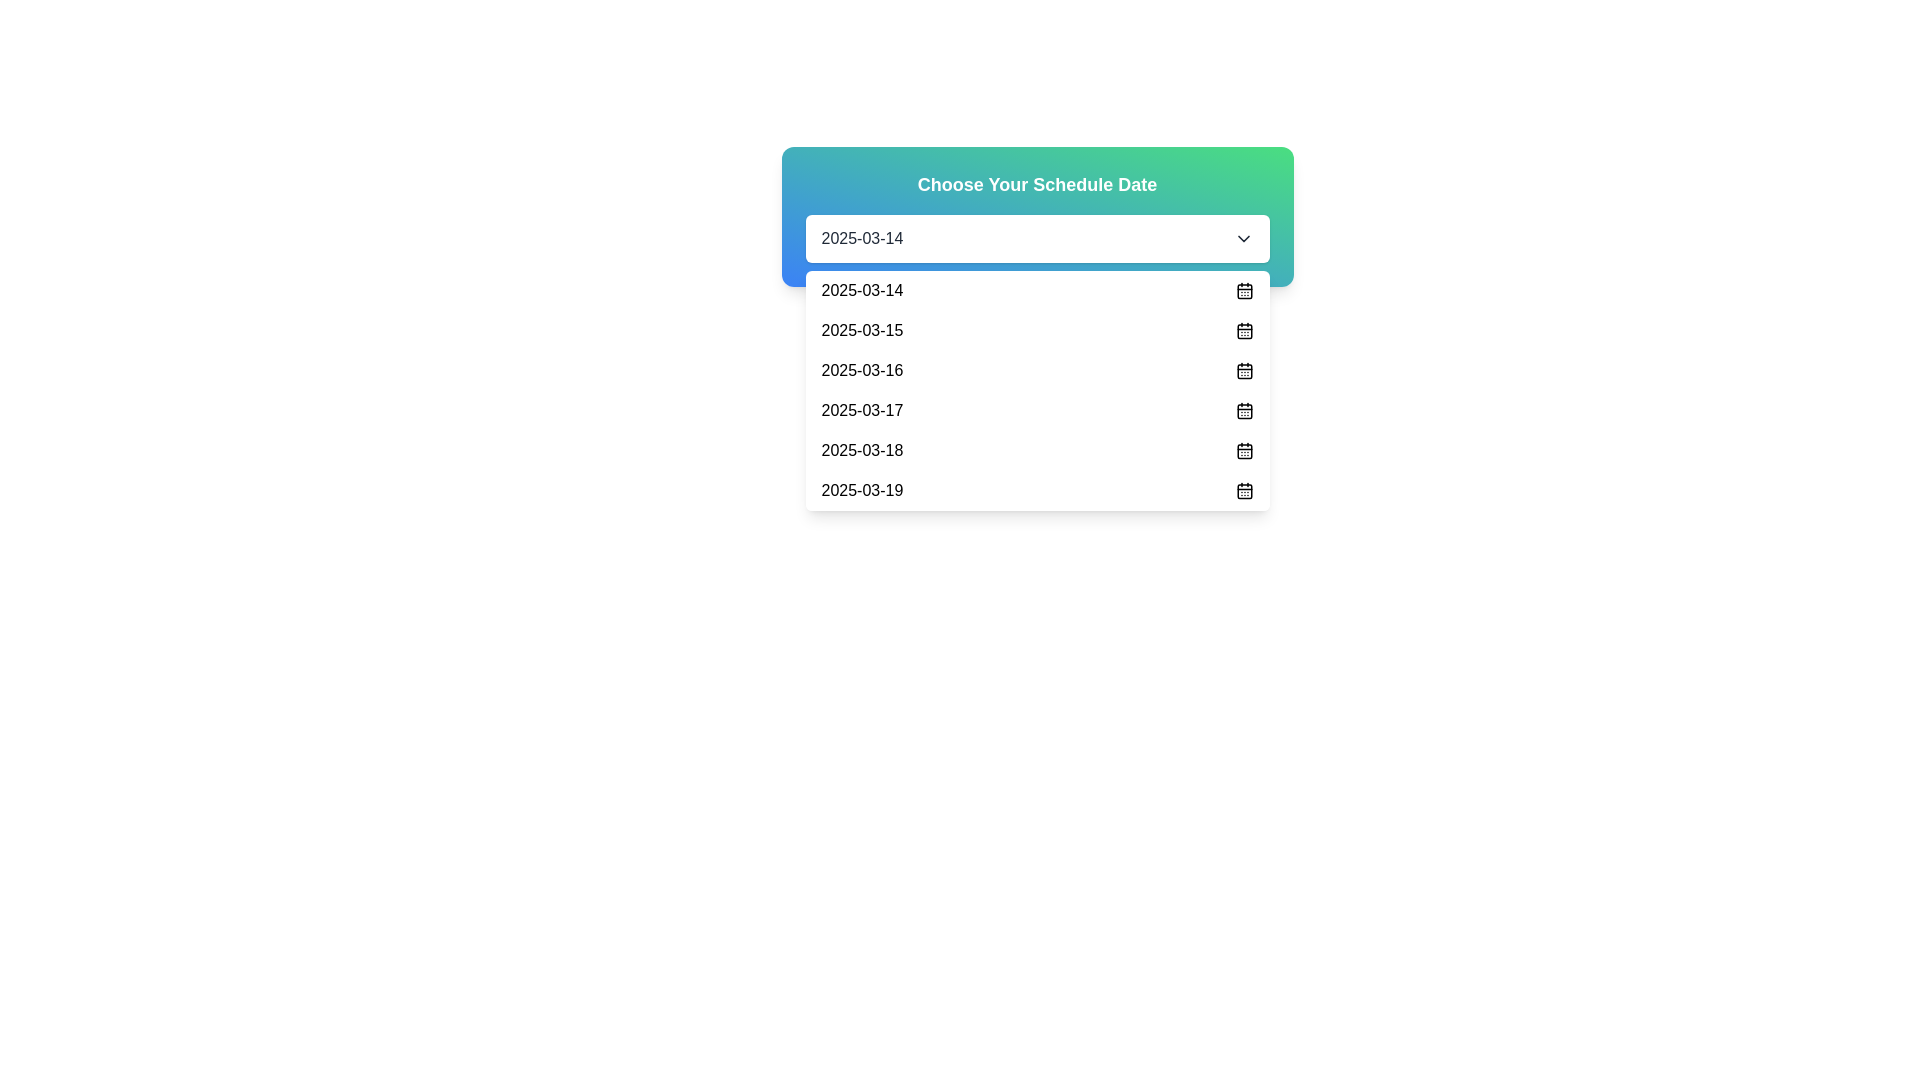  What do you see at coordinates (1037, 410) in the screenshot?
I see `the fifth list item in the dropdown menu that displays the date '2025-03-17'` at bounding box center [1037, 410].